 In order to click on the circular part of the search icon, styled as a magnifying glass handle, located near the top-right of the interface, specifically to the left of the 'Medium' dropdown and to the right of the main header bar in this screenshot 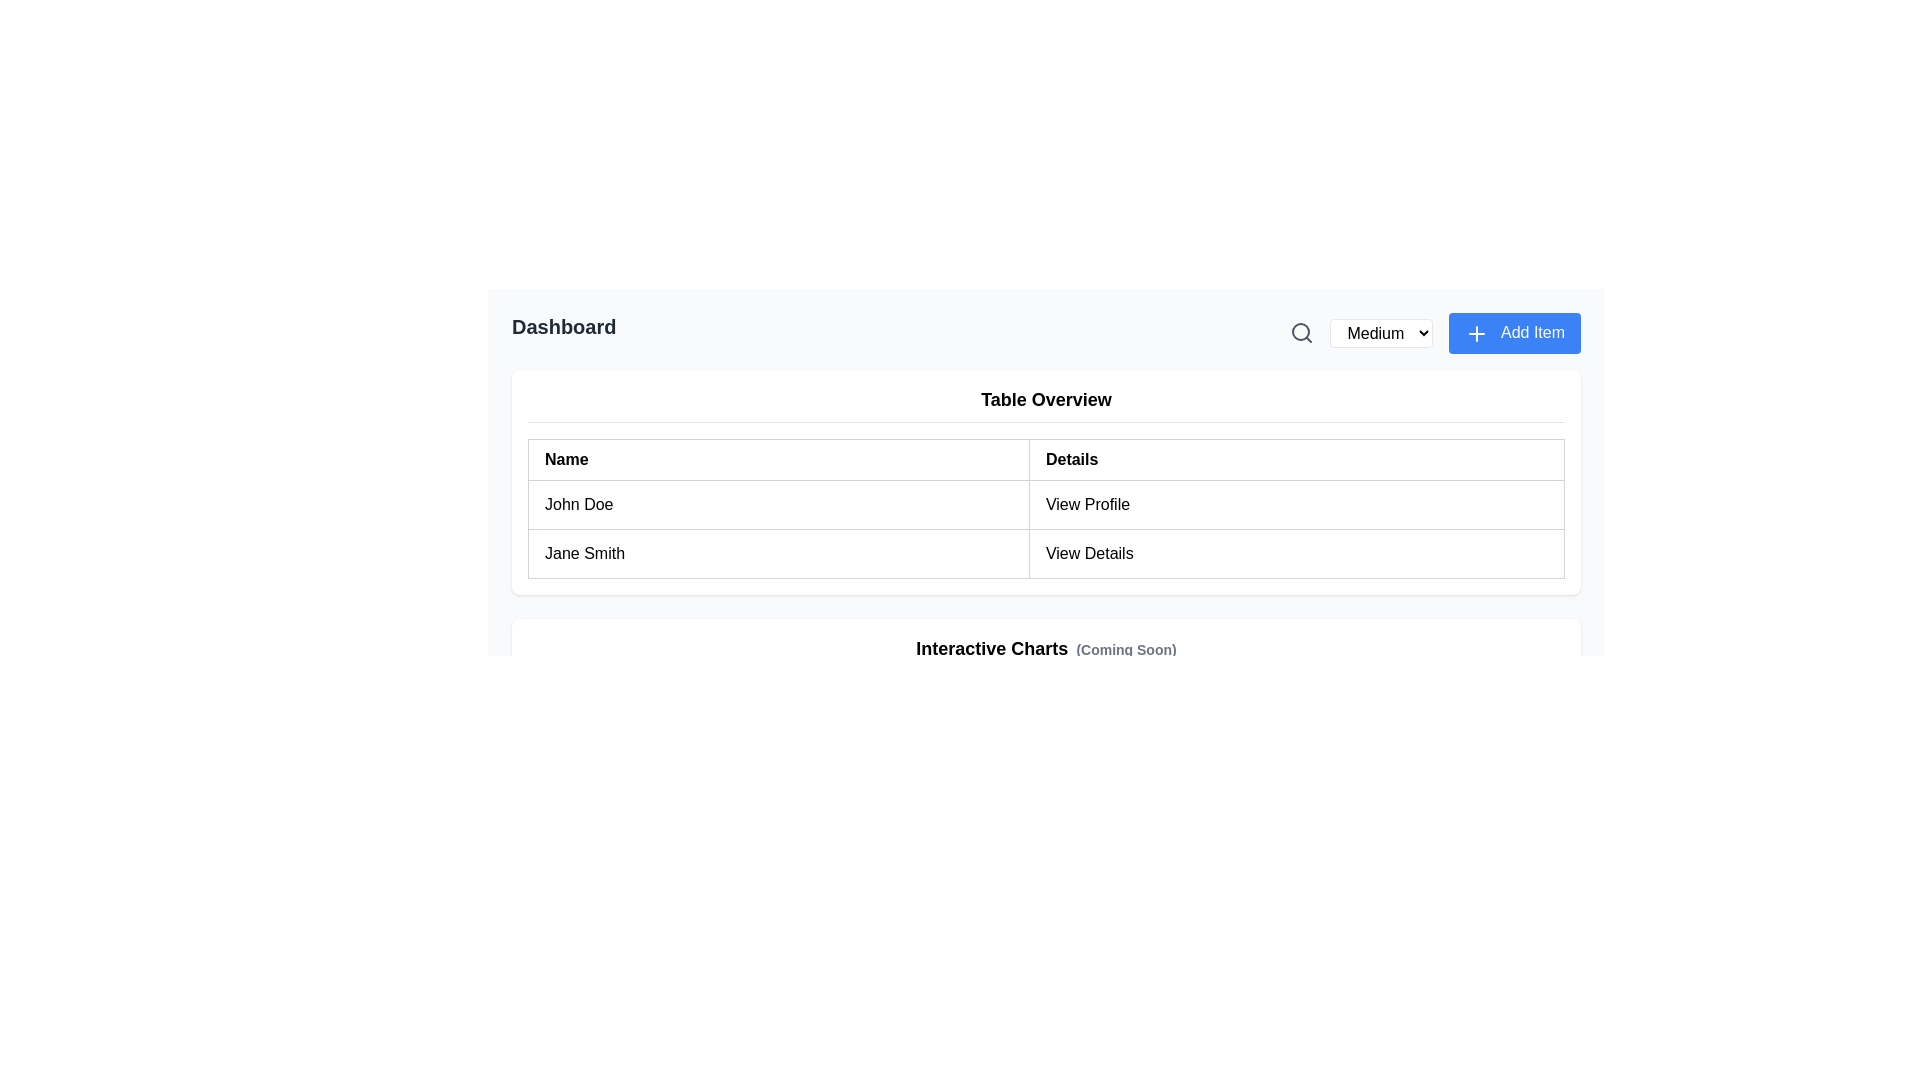, I will do `click(1301, 331)`.